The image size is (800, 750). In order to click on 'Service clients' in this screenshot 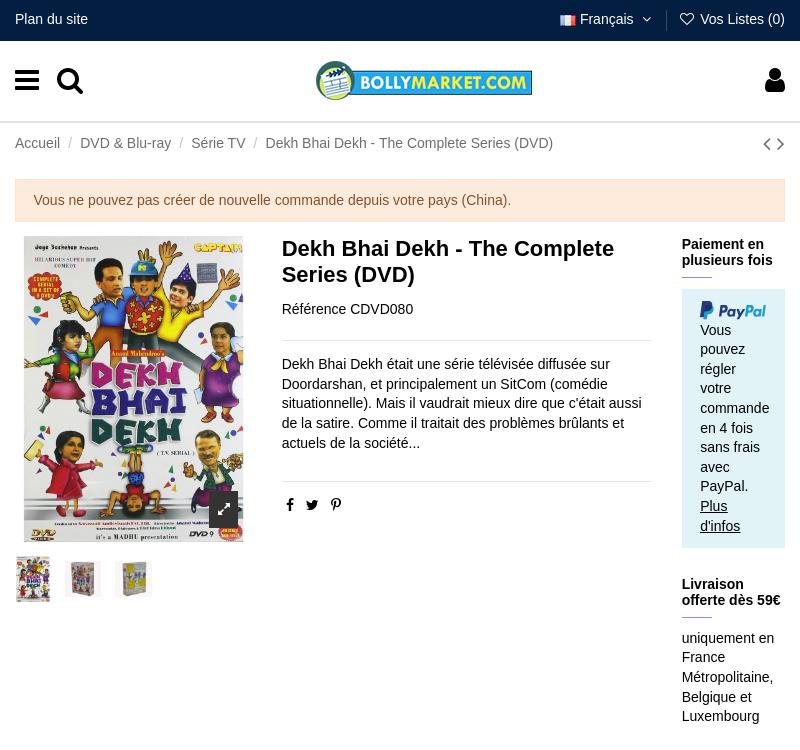, I will do `click(670, 599)`.